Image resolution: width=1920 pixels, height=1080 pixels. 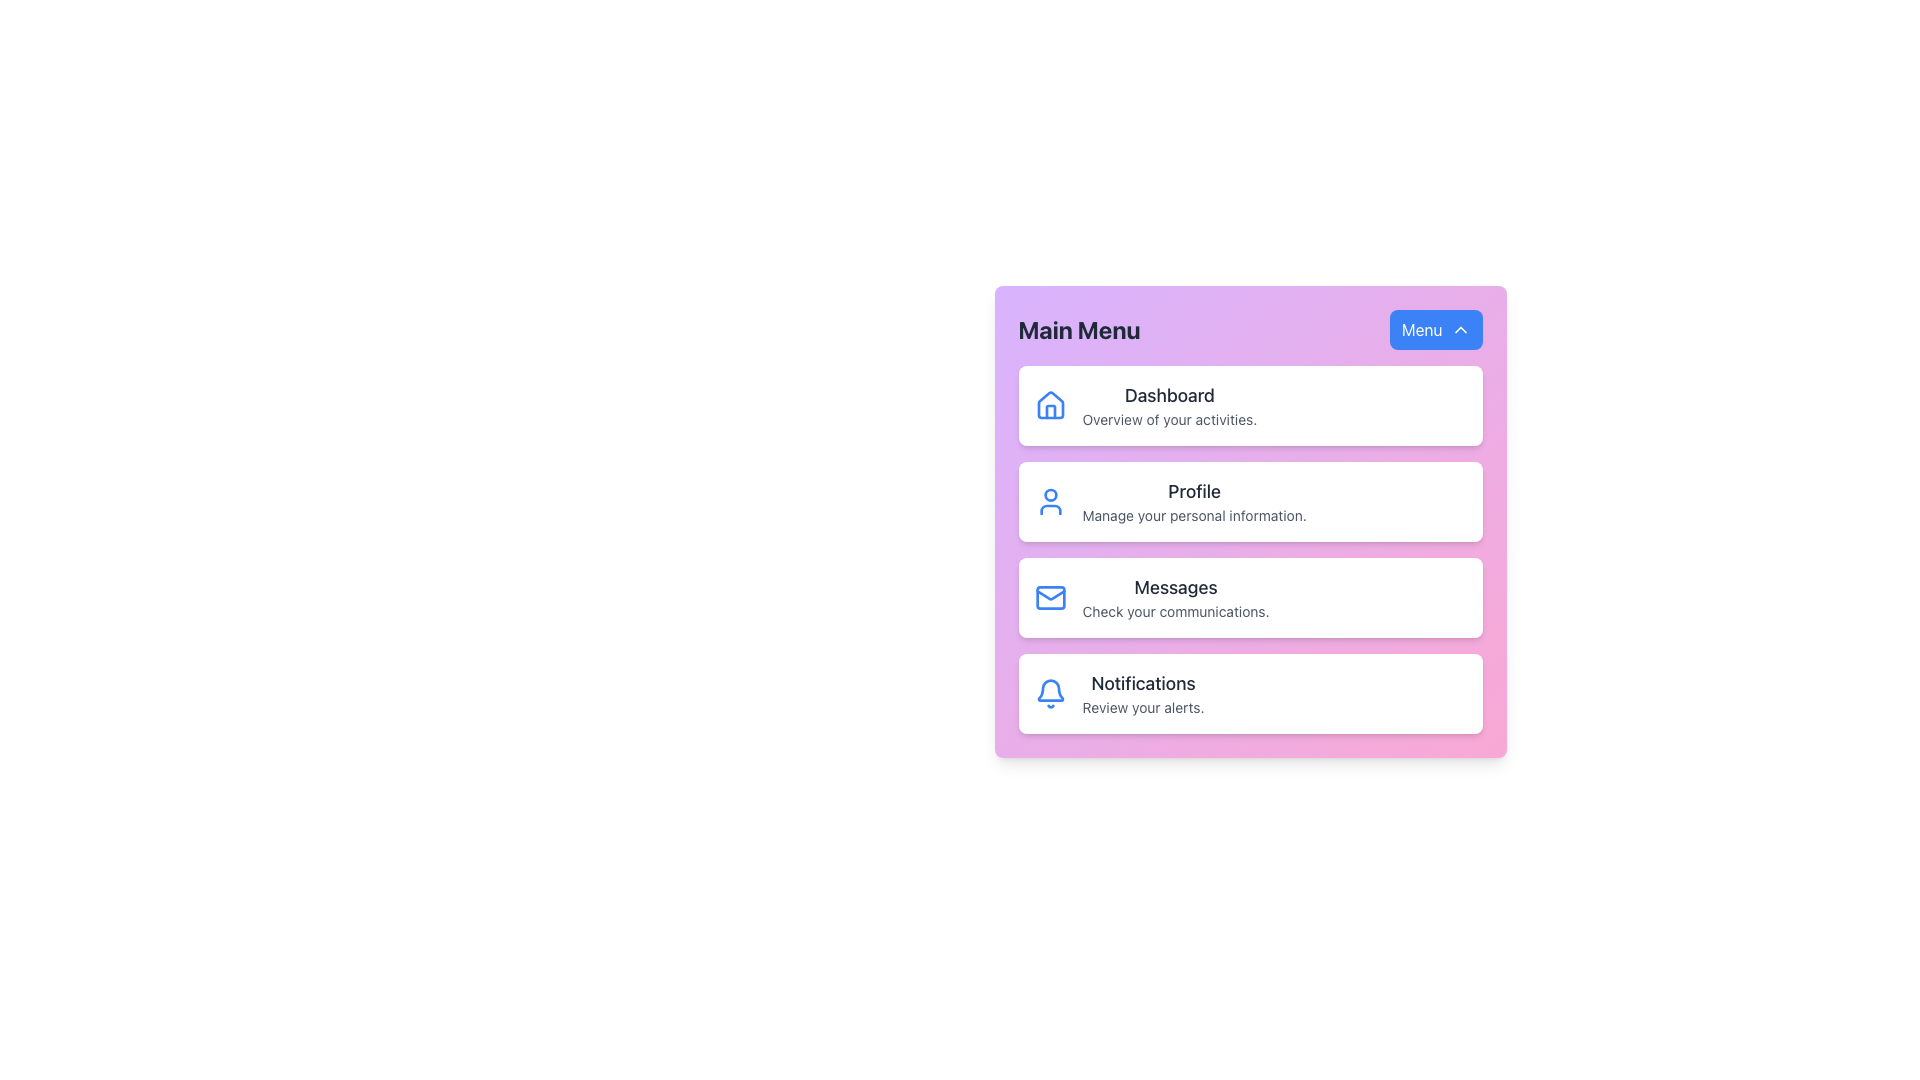 What do you see at coordinates (1169, 405) in the screenshot?
I see `the 'Dashboard' text block in the main menu, which contains the title 'Dashboard' and subtitle 'Overview of your activities'` at bounding box center [1169, 405].